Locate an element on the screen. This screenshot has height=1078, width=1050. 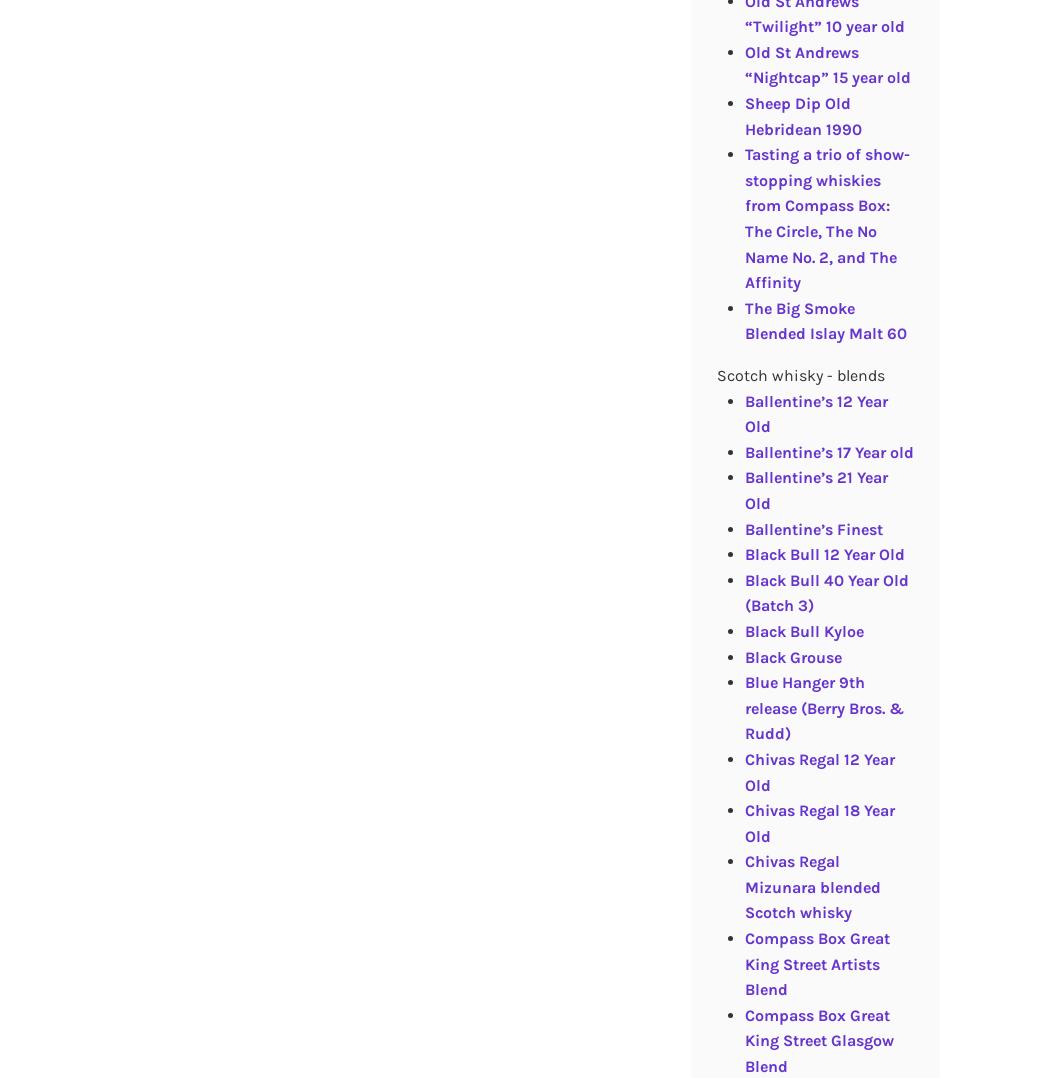
'Ballentine’s Finest' is located at coordinates (812, 528).